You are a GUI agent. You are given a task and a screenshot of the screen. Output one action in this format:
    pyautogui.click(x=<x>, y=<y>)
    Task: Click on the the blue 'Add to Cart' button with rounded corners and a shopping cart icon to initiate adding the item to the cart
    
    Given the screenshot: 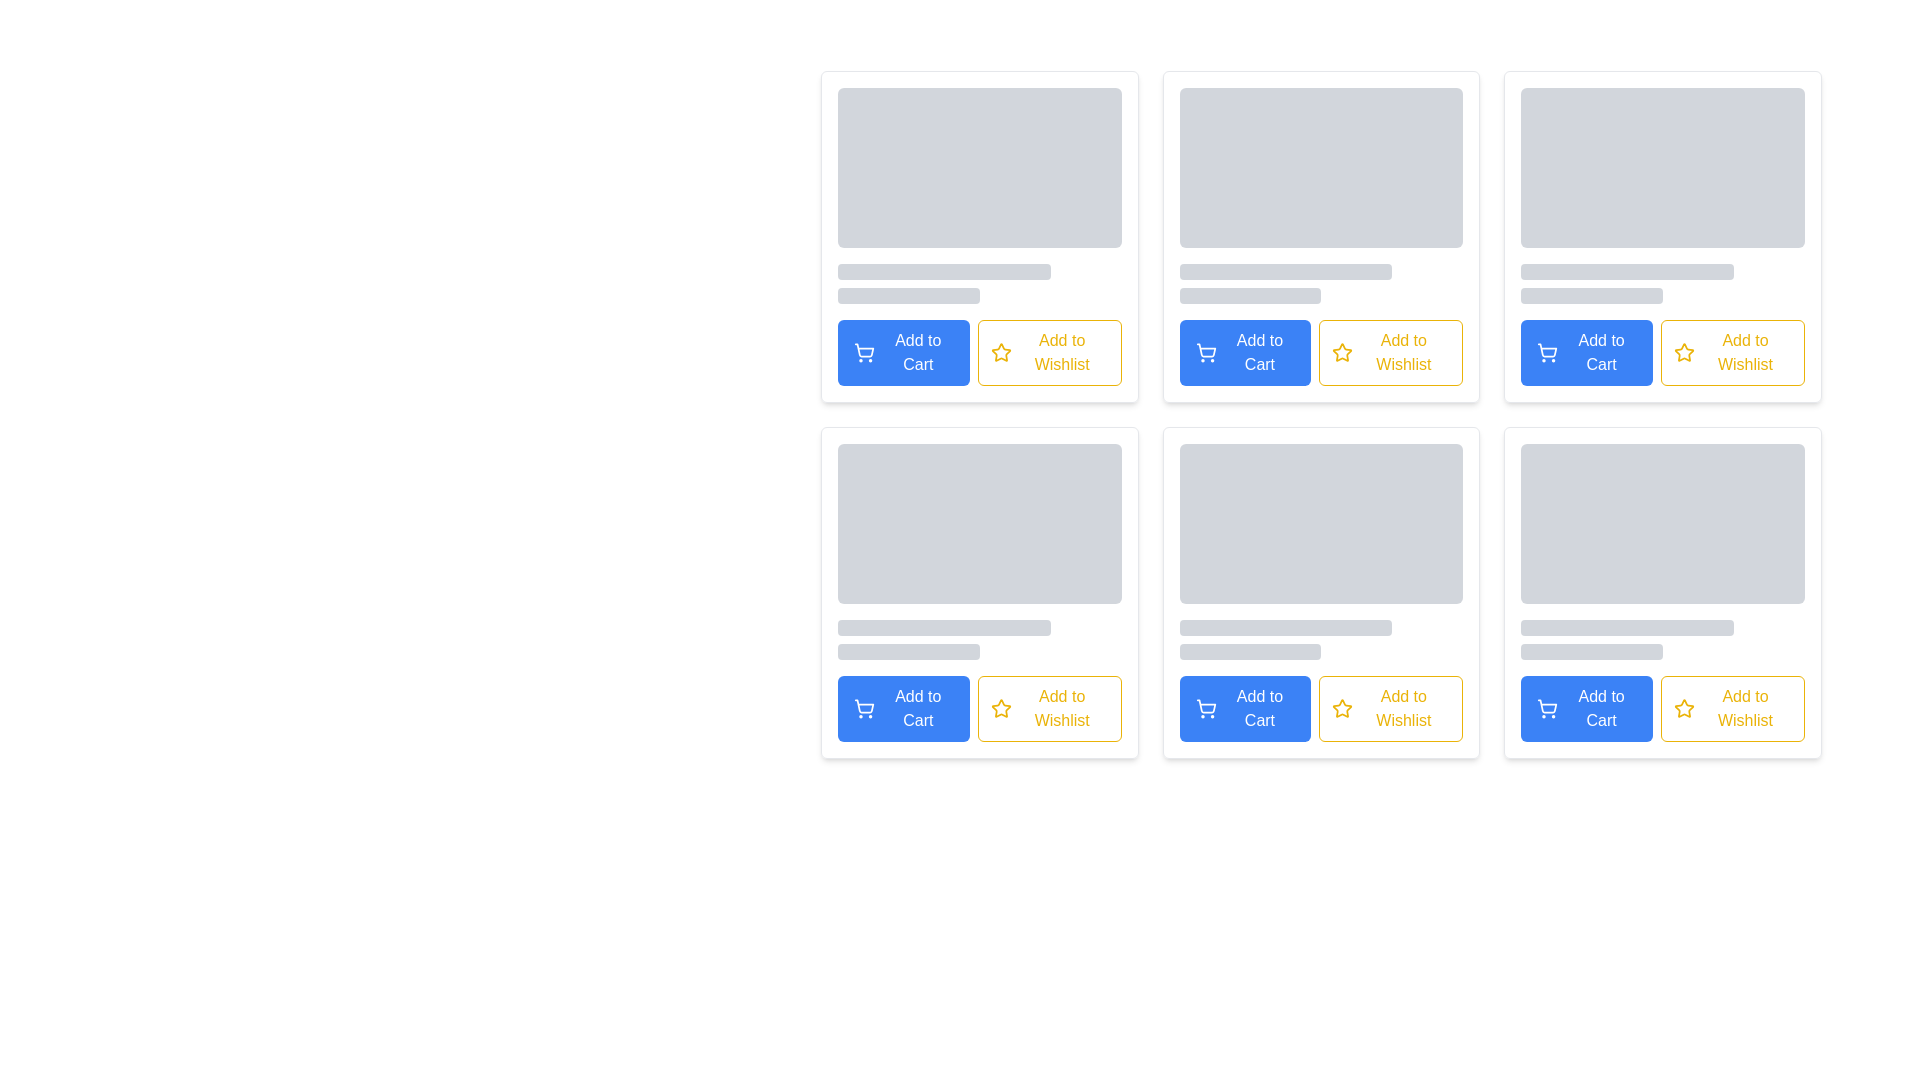 What is the action you would take?
    pyautogui.click(x=1586, y=708)
    